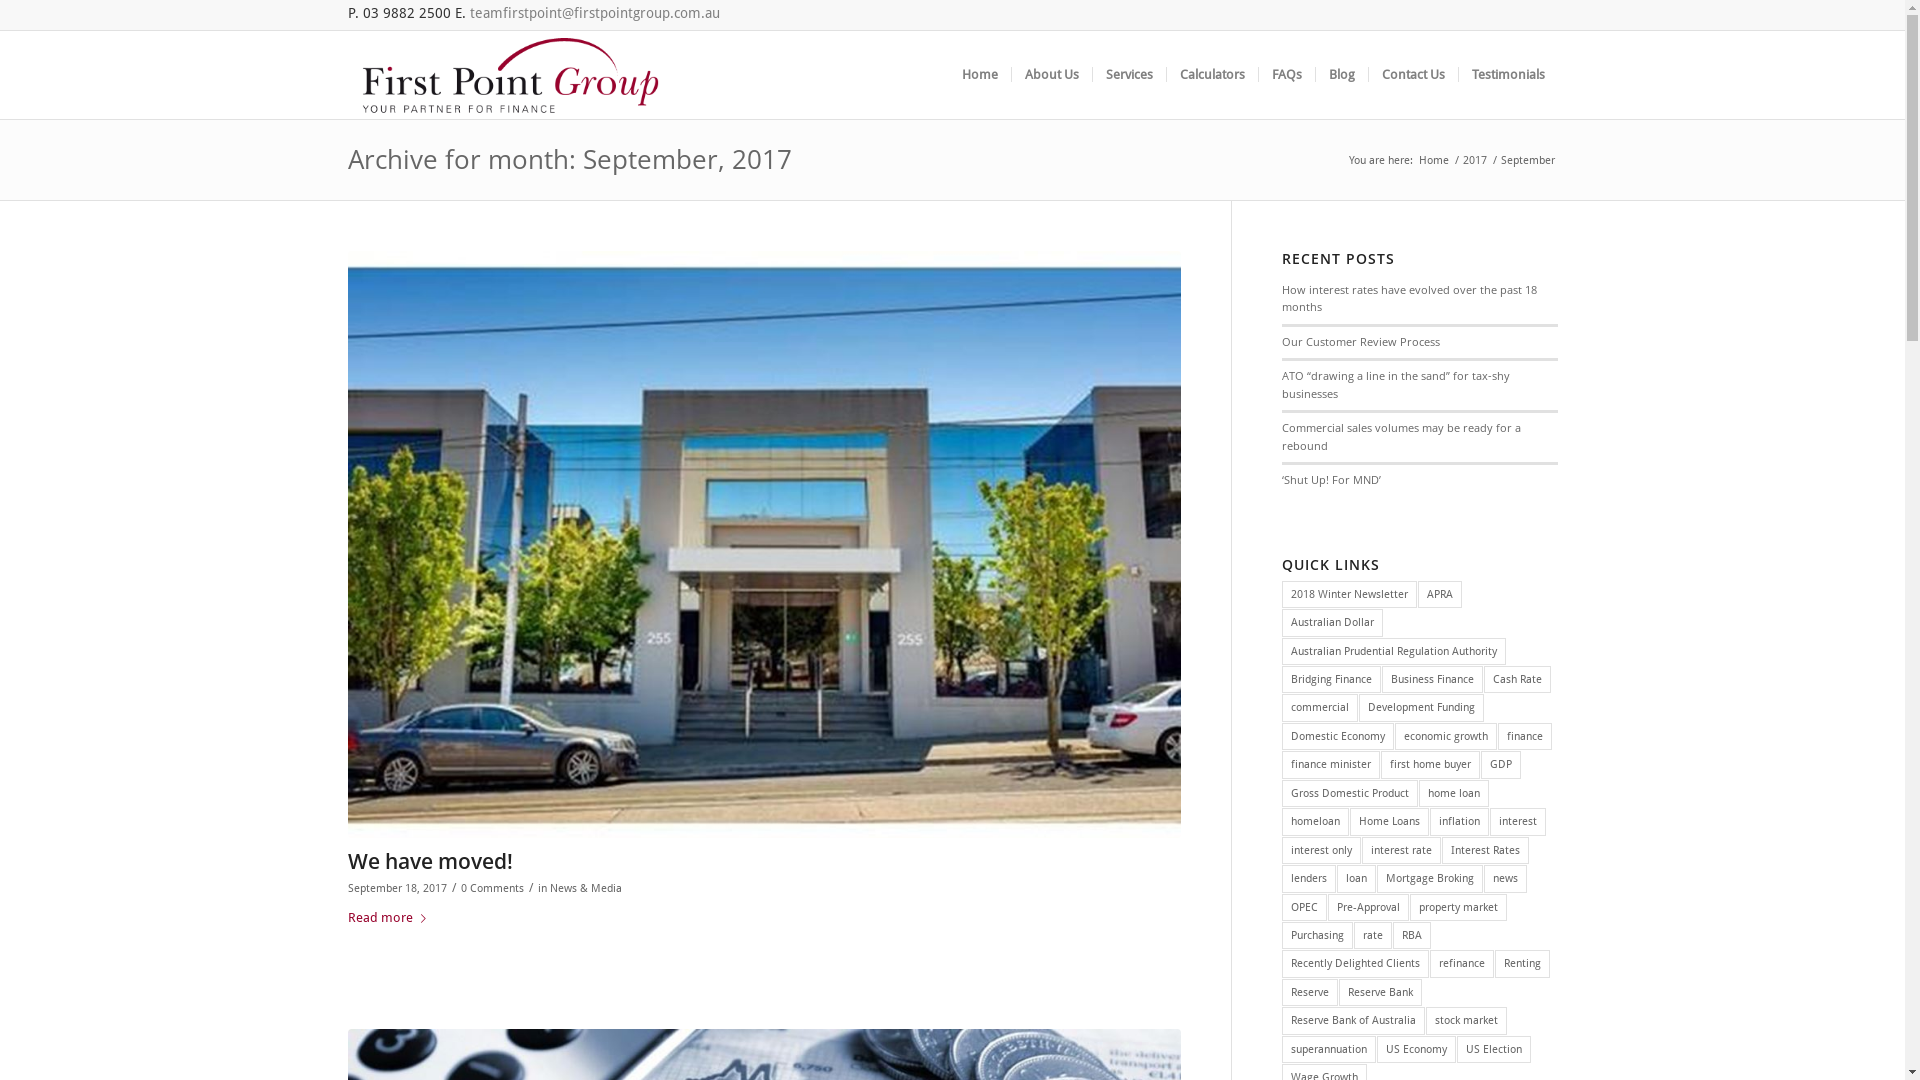  What do you see at coordinates (1410, 935) in the screenshot?
I see `'RBA'` at bounding box center [1410, 935].